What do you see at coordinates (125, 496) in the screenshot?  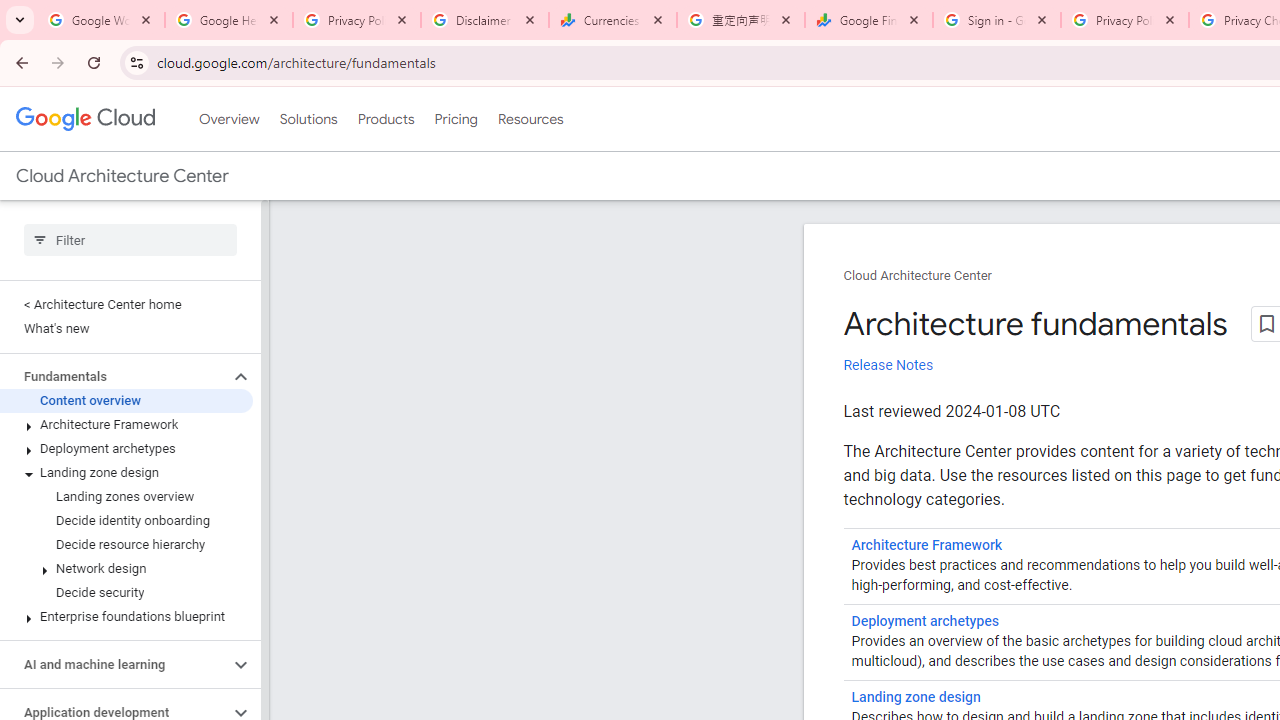 I see `'Landing zones overview'` at bounding box center [125, 496].